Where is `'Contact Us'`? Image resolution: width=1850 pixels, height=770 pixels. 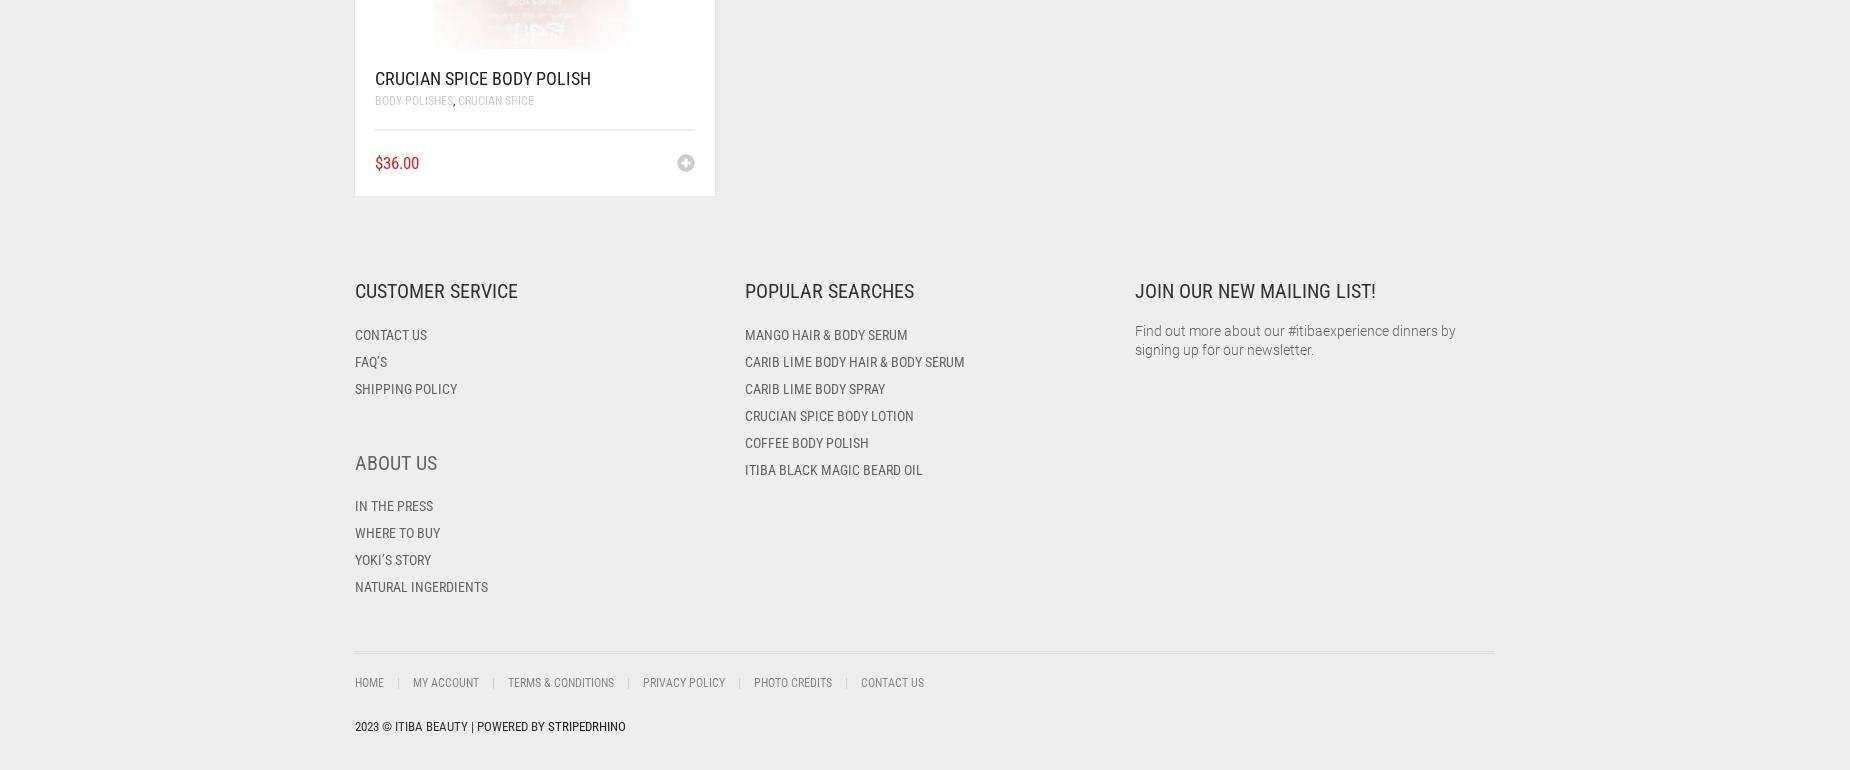
'Contact Us' is located at coordinates (892, 682).